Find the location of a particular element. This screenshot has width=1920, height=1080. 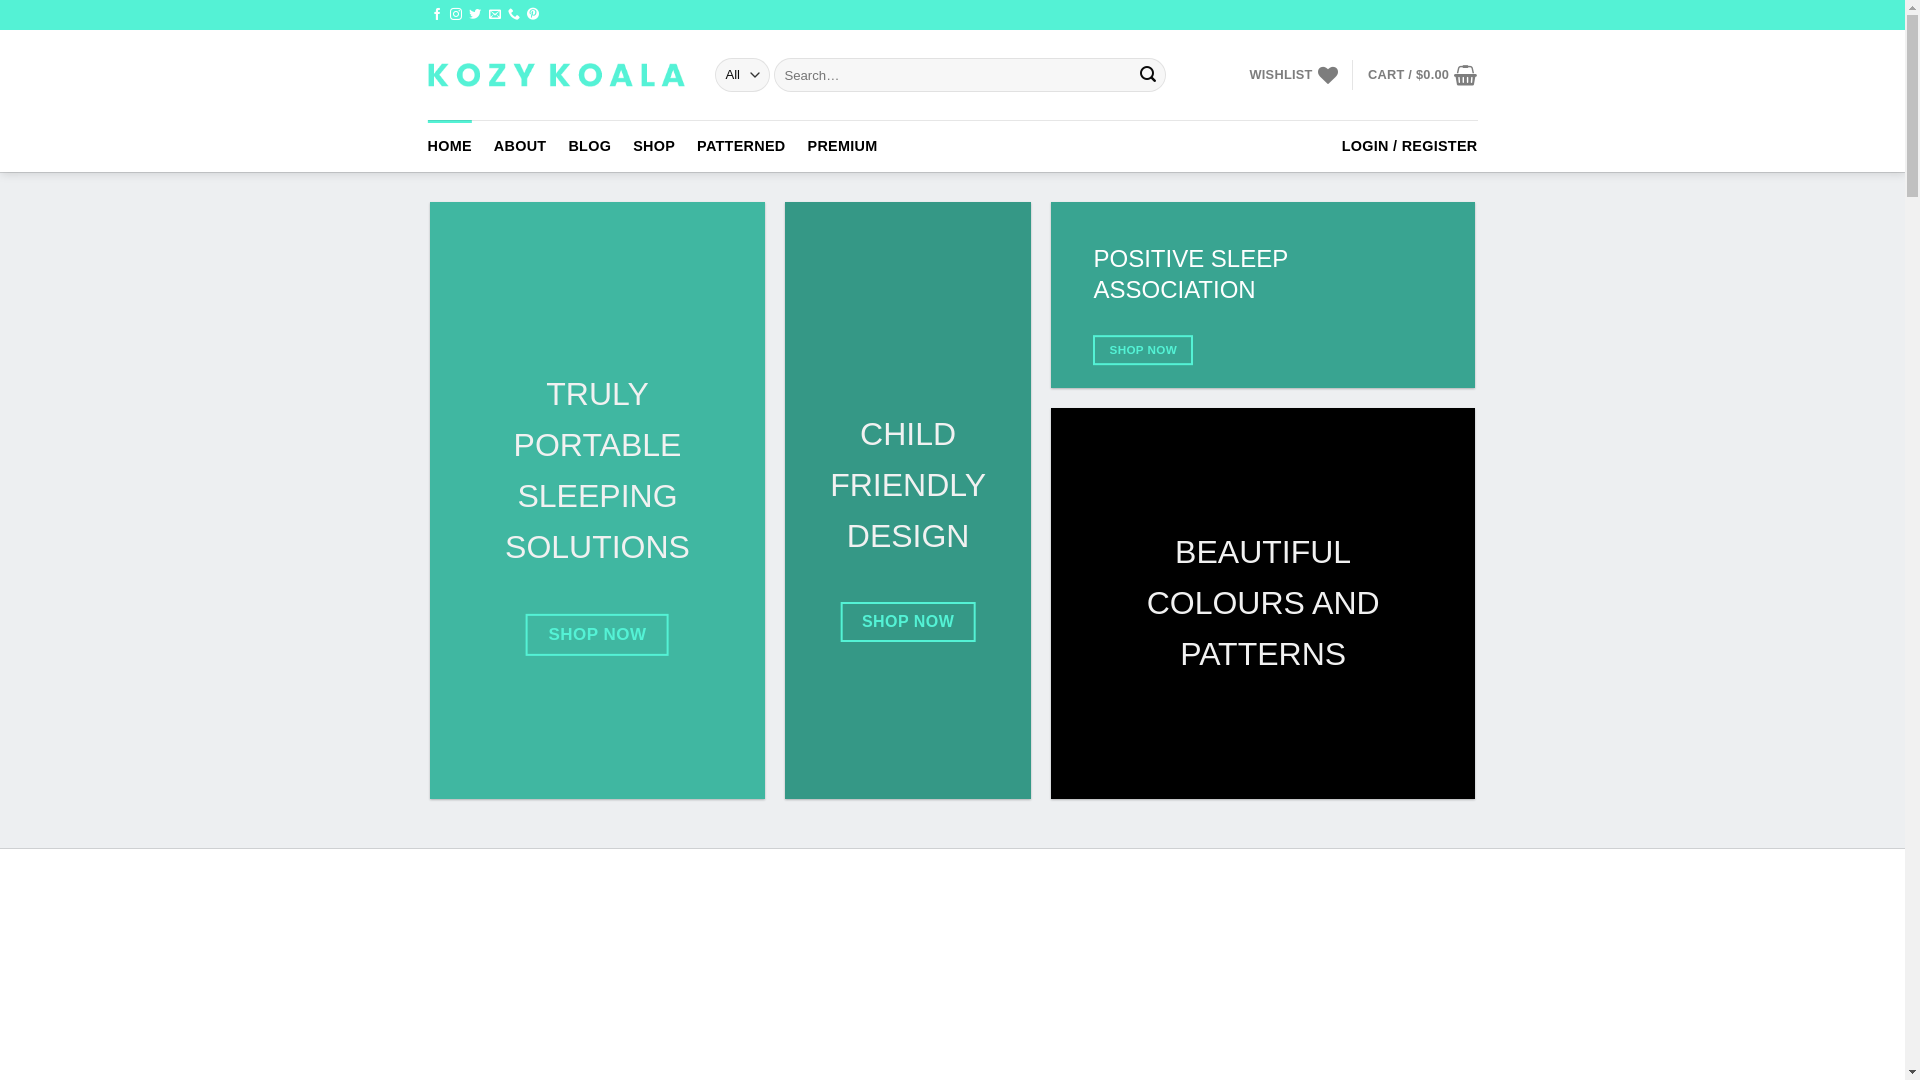

'CART / $0.00' is located at coordinates (1367, 73).